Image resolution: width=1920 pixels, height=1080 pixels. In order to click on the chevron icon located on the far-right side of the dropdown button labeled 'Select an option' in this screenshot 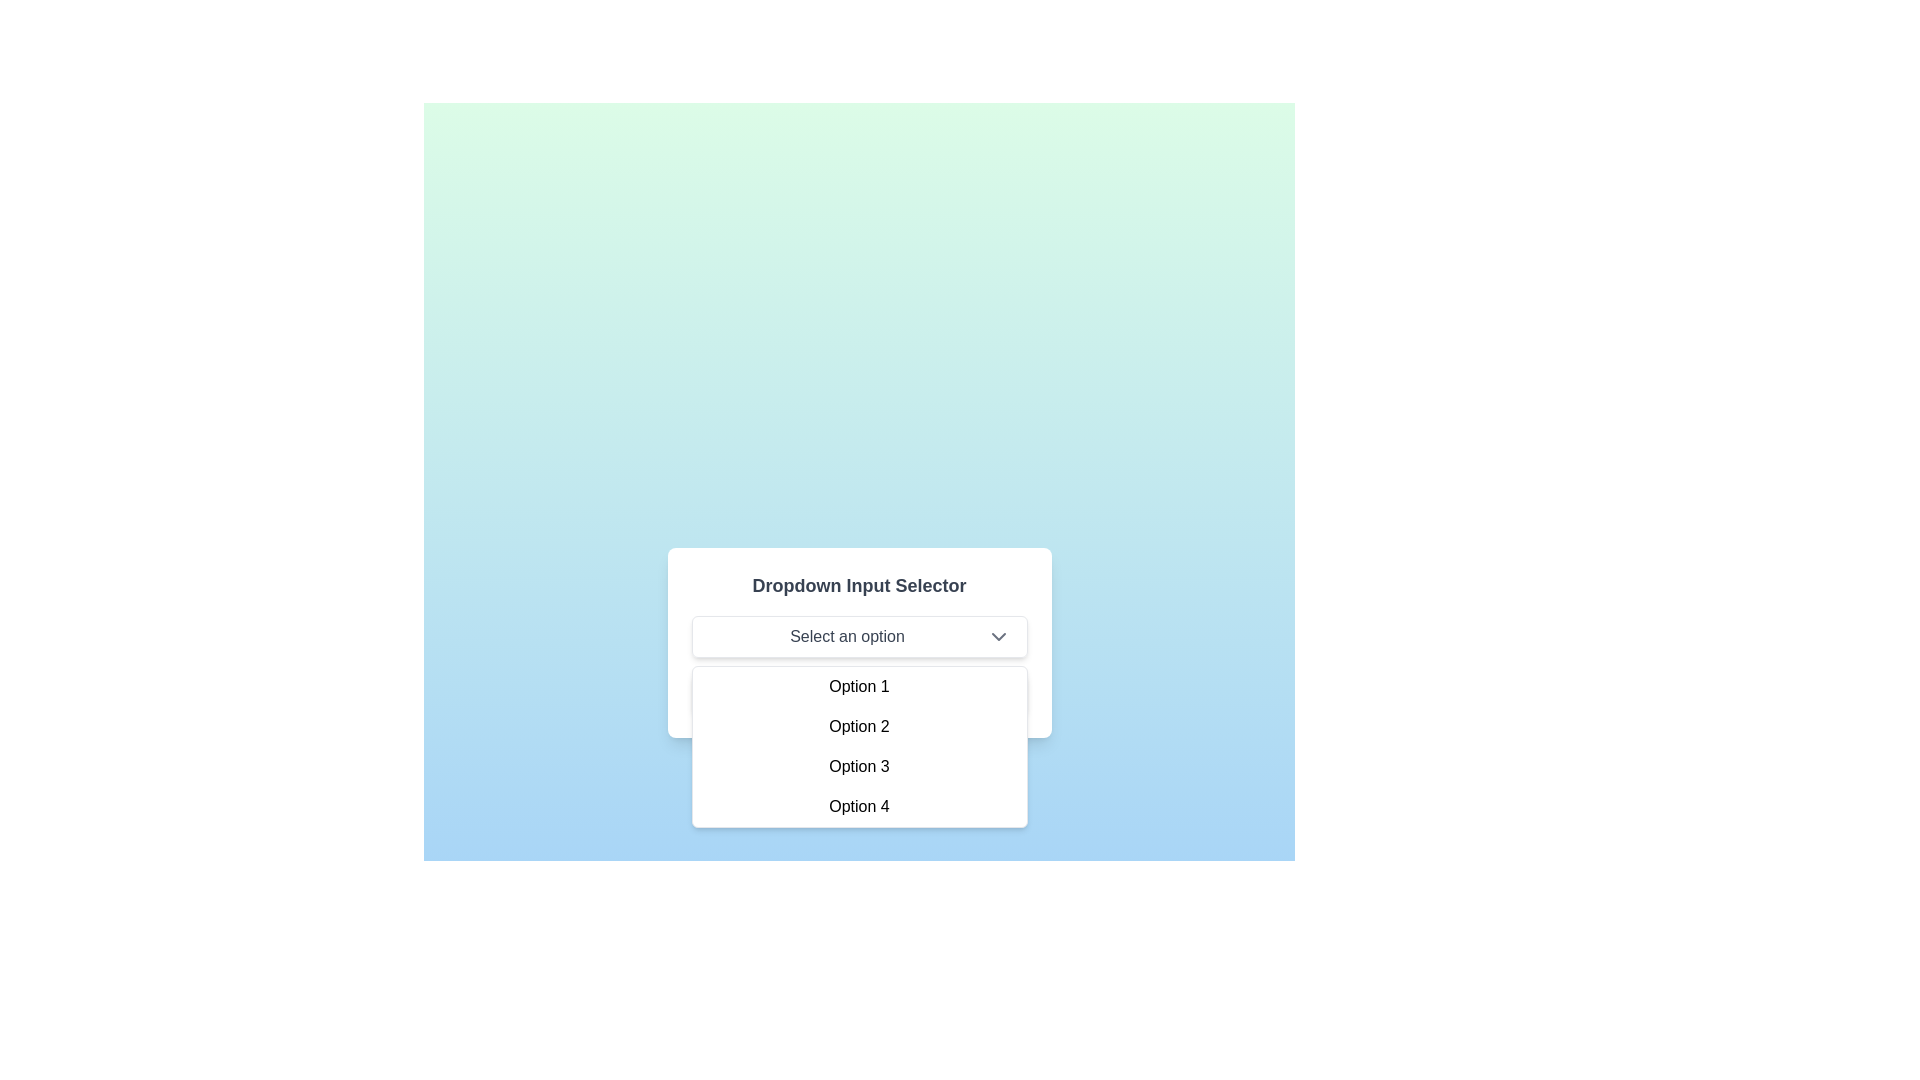, I will do `click(998, 636)`.